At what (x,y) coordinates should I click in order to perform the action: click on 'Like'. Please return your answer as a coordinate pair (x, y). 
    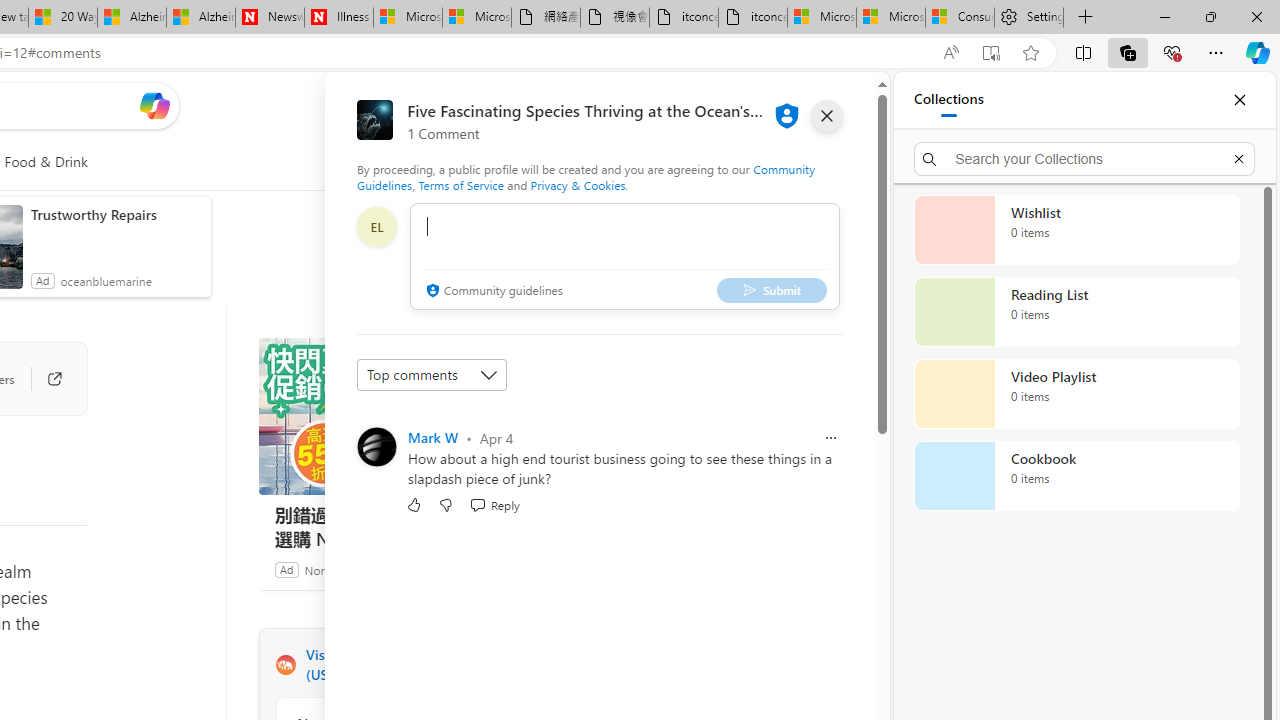
    Looking at the image, I should click on (413, 504).